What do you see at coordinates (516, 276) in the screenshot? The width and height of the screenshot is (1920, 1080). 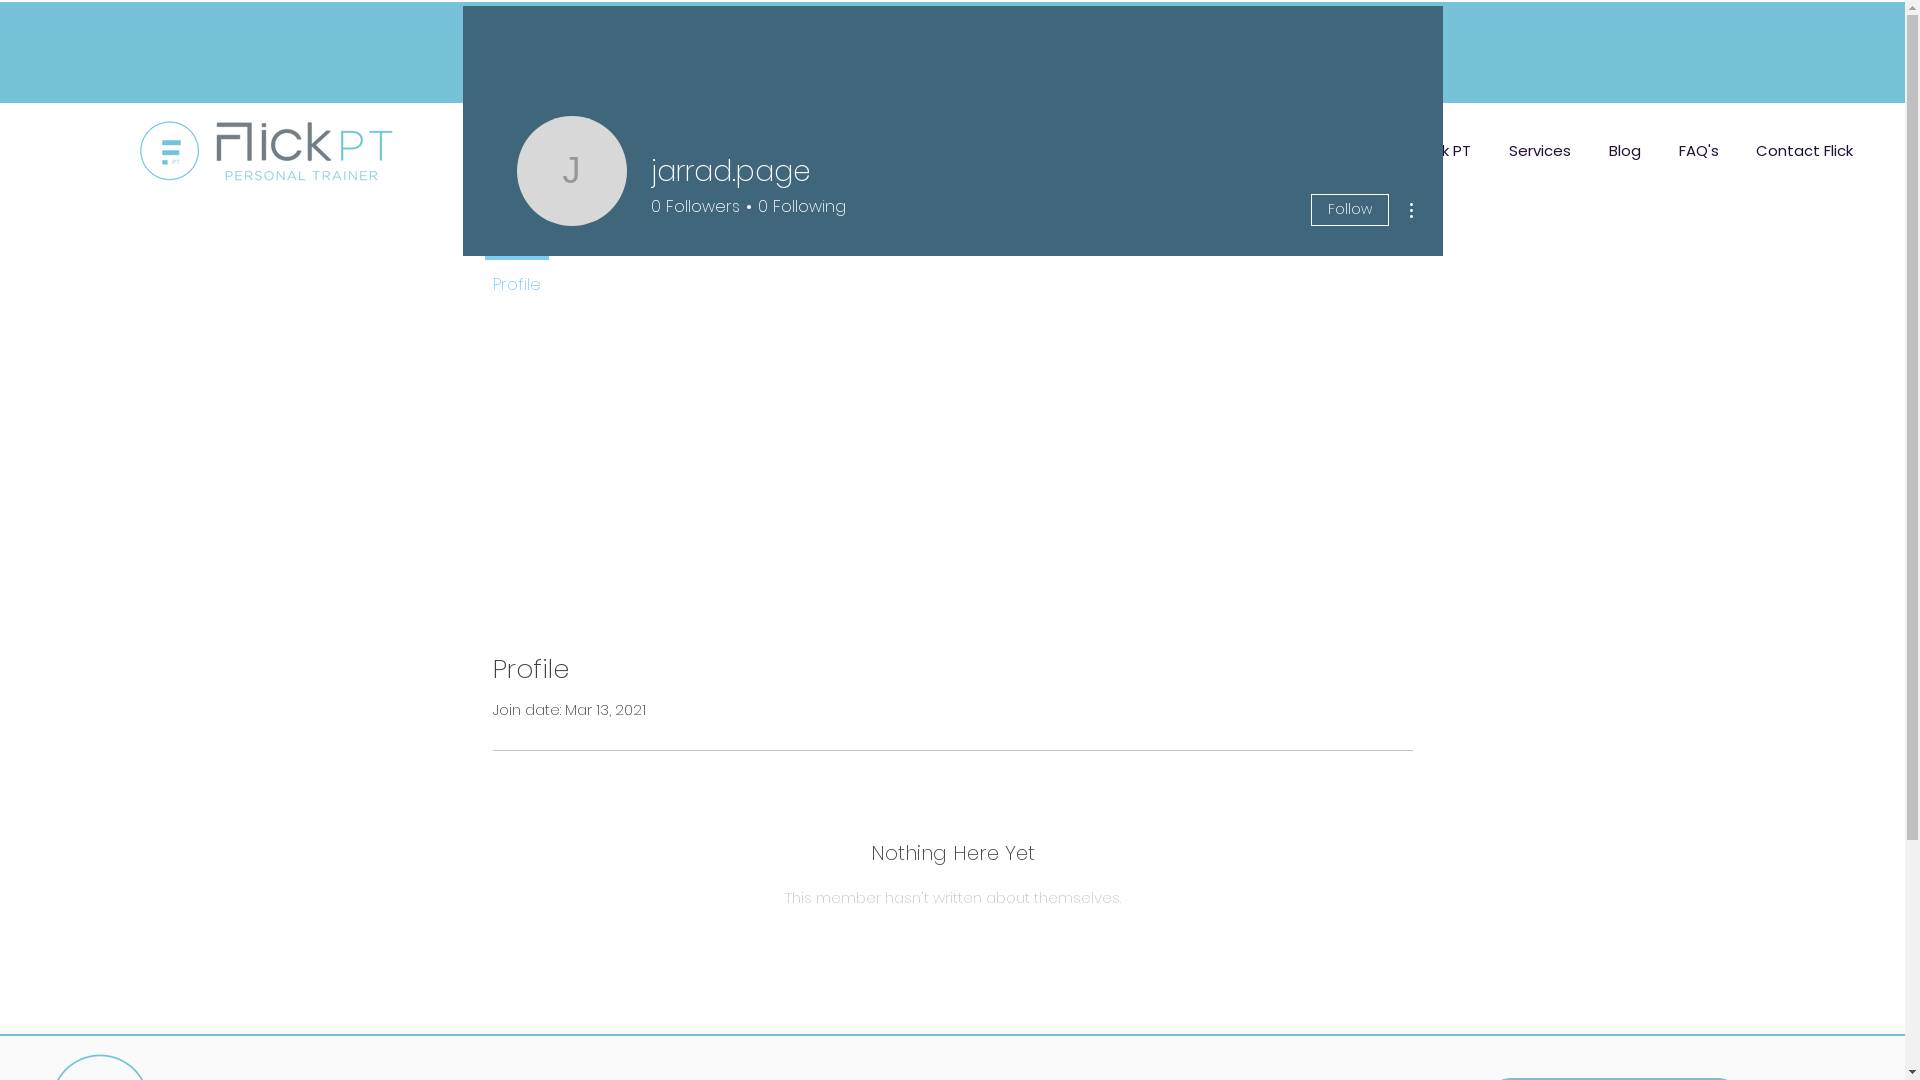 I see `'Profile'` at bounding box center [516, 276].